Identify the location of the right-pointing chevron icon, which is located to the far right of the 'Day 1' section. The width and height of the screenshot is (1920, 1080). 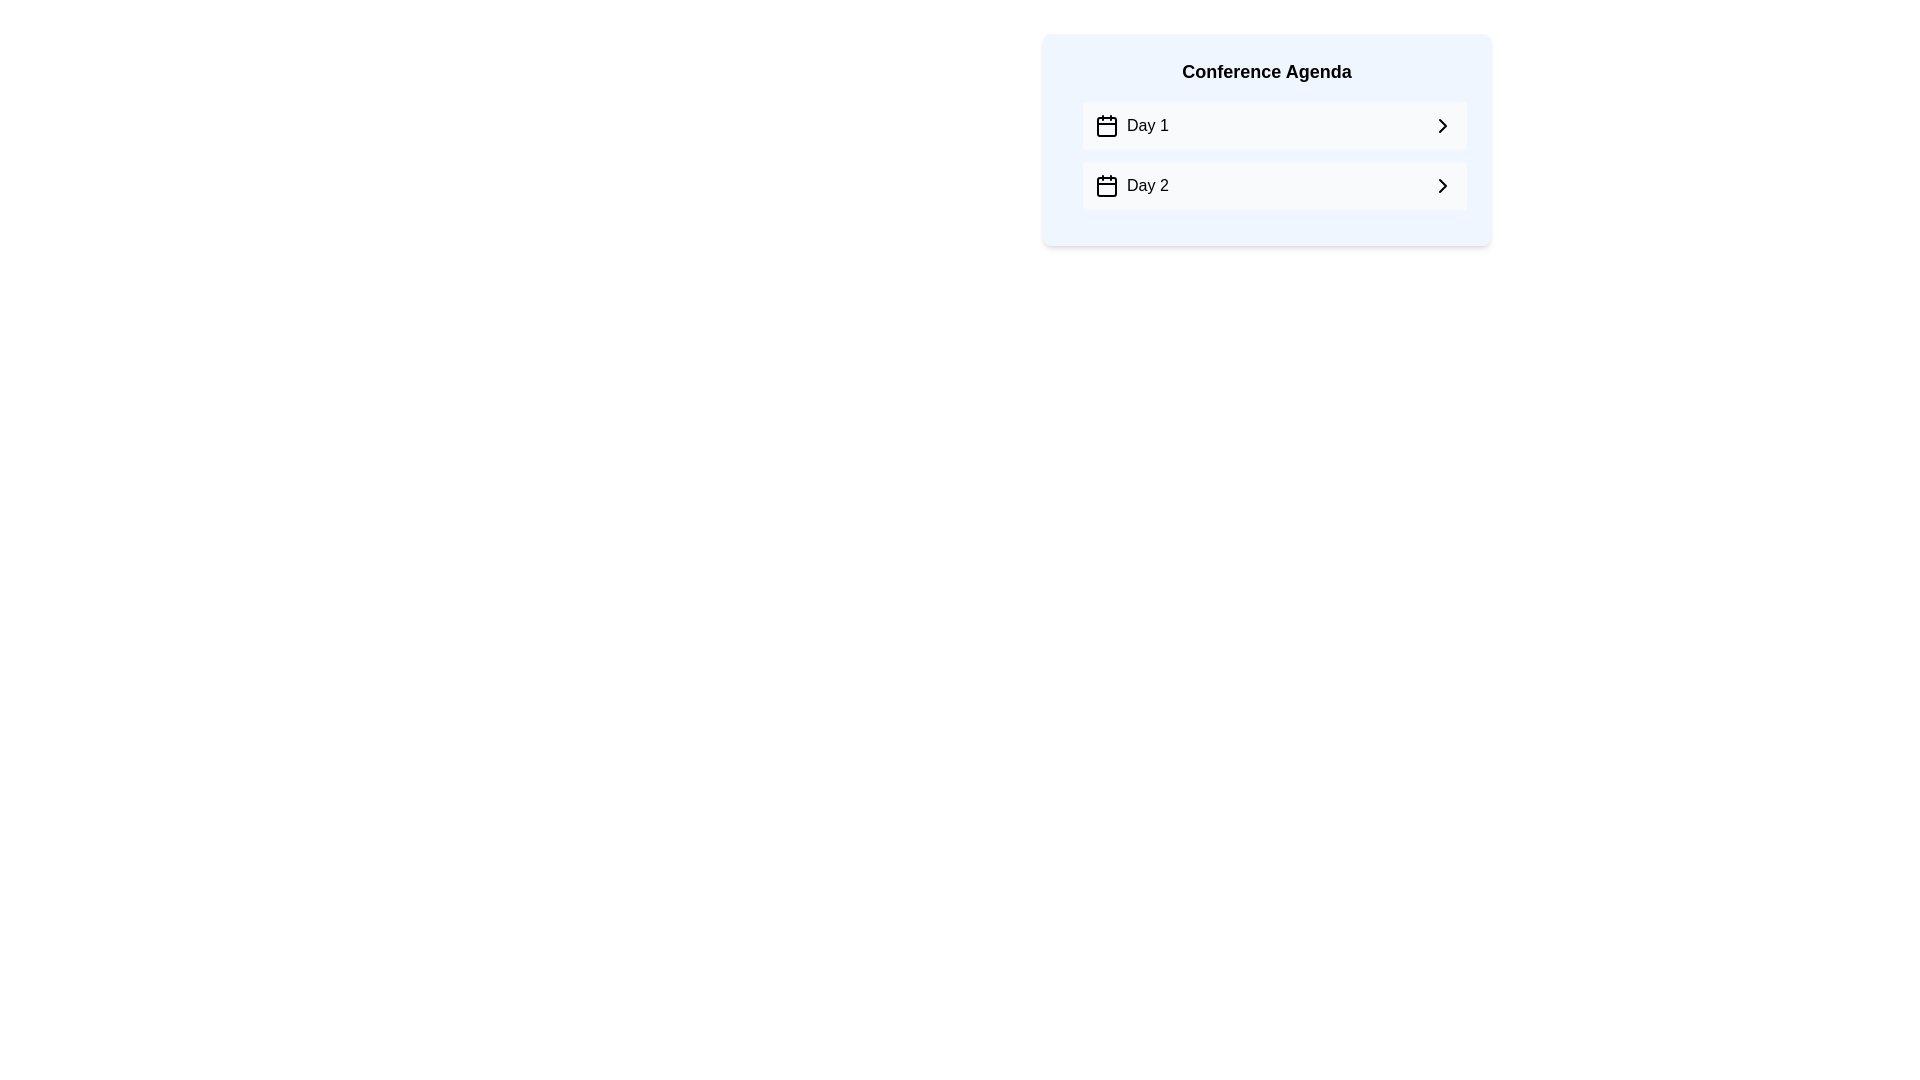
(1443, 126).